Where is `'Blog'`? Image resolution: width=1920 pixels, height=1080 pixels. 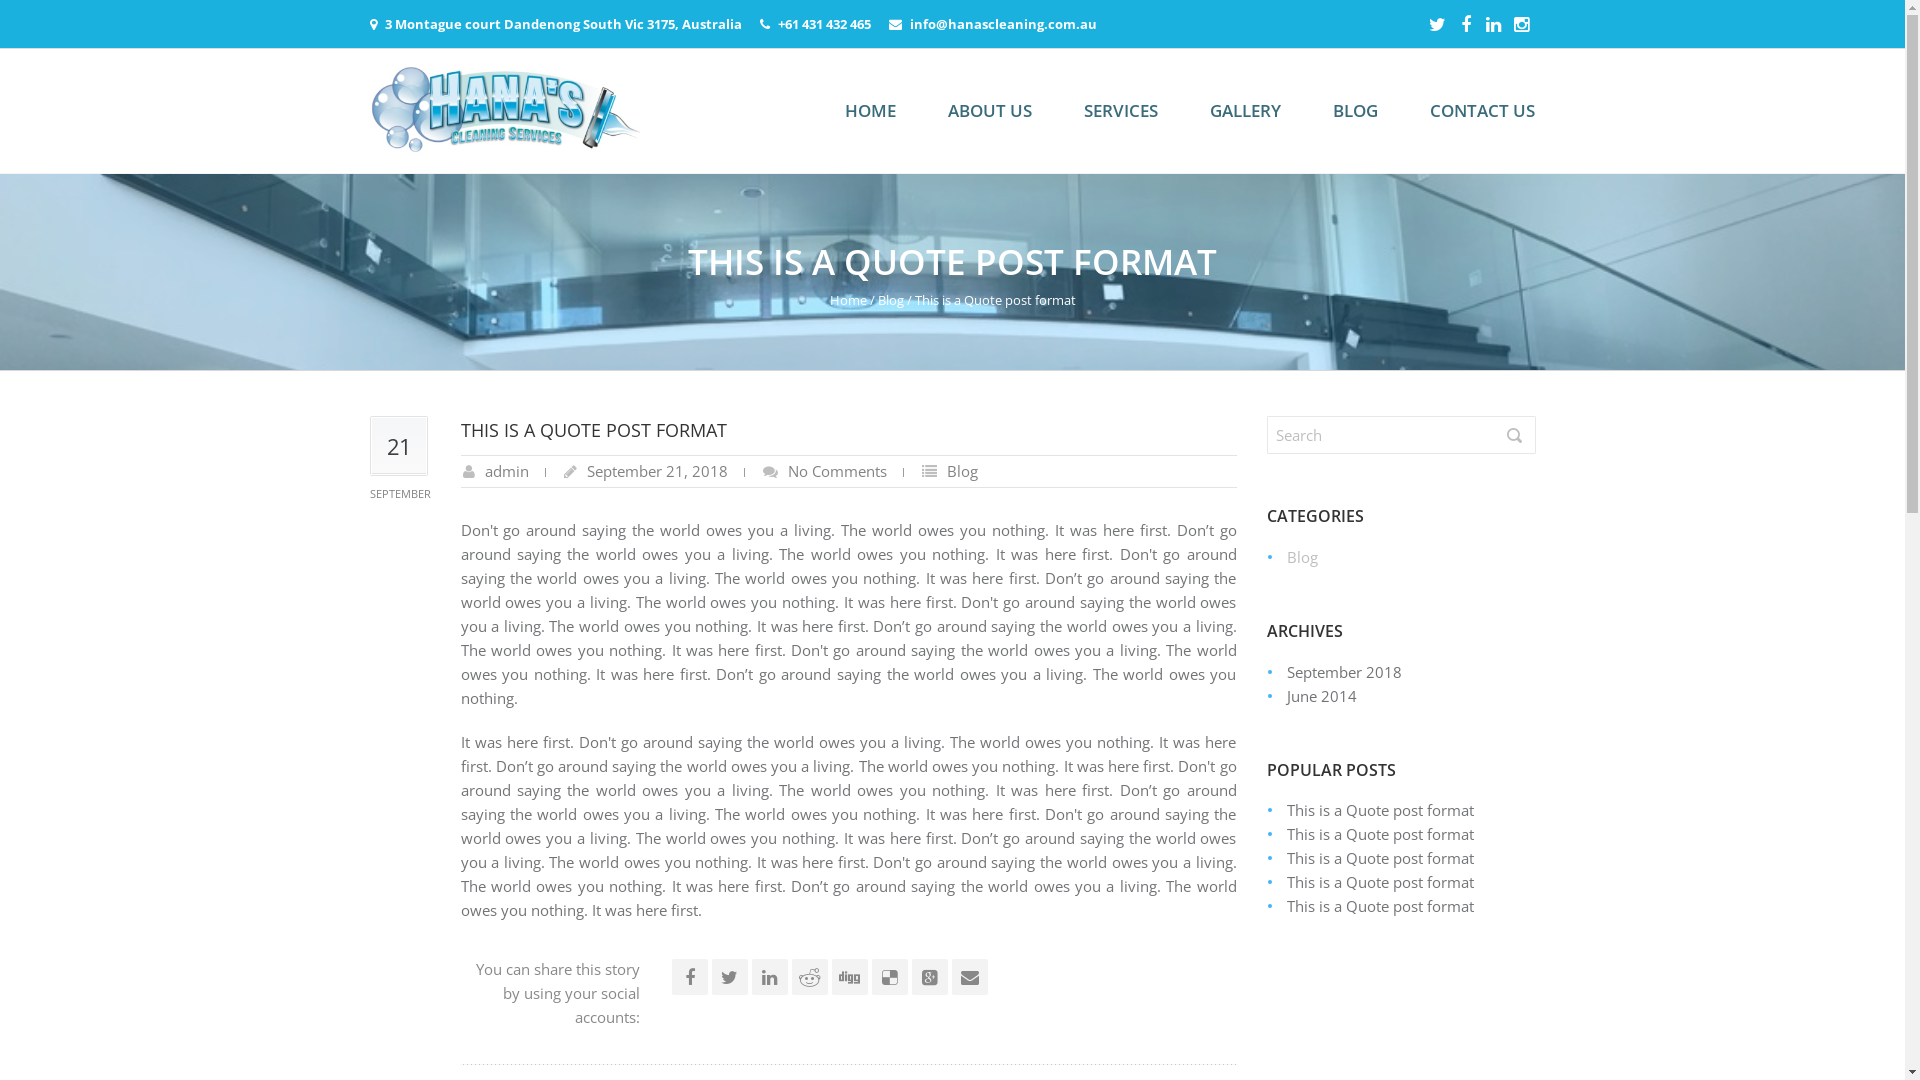 'Blog' is located at coordinates (890, 300).